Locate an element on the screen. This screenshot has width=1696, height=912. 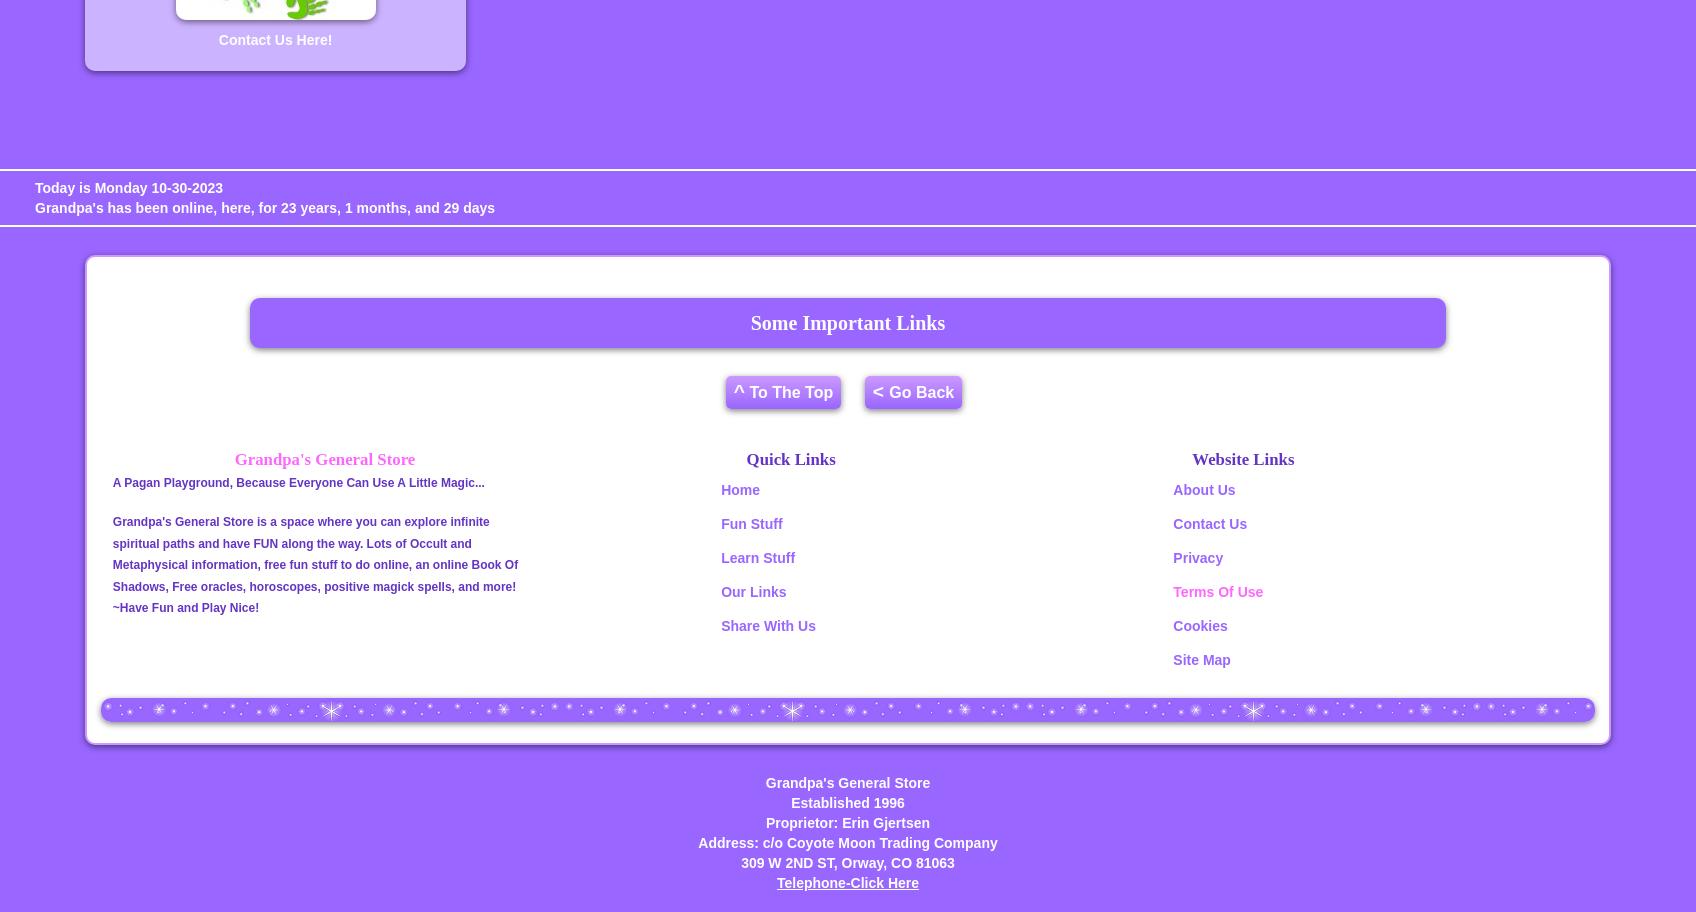
'Privacy' is located at coordinates (1198, 556).